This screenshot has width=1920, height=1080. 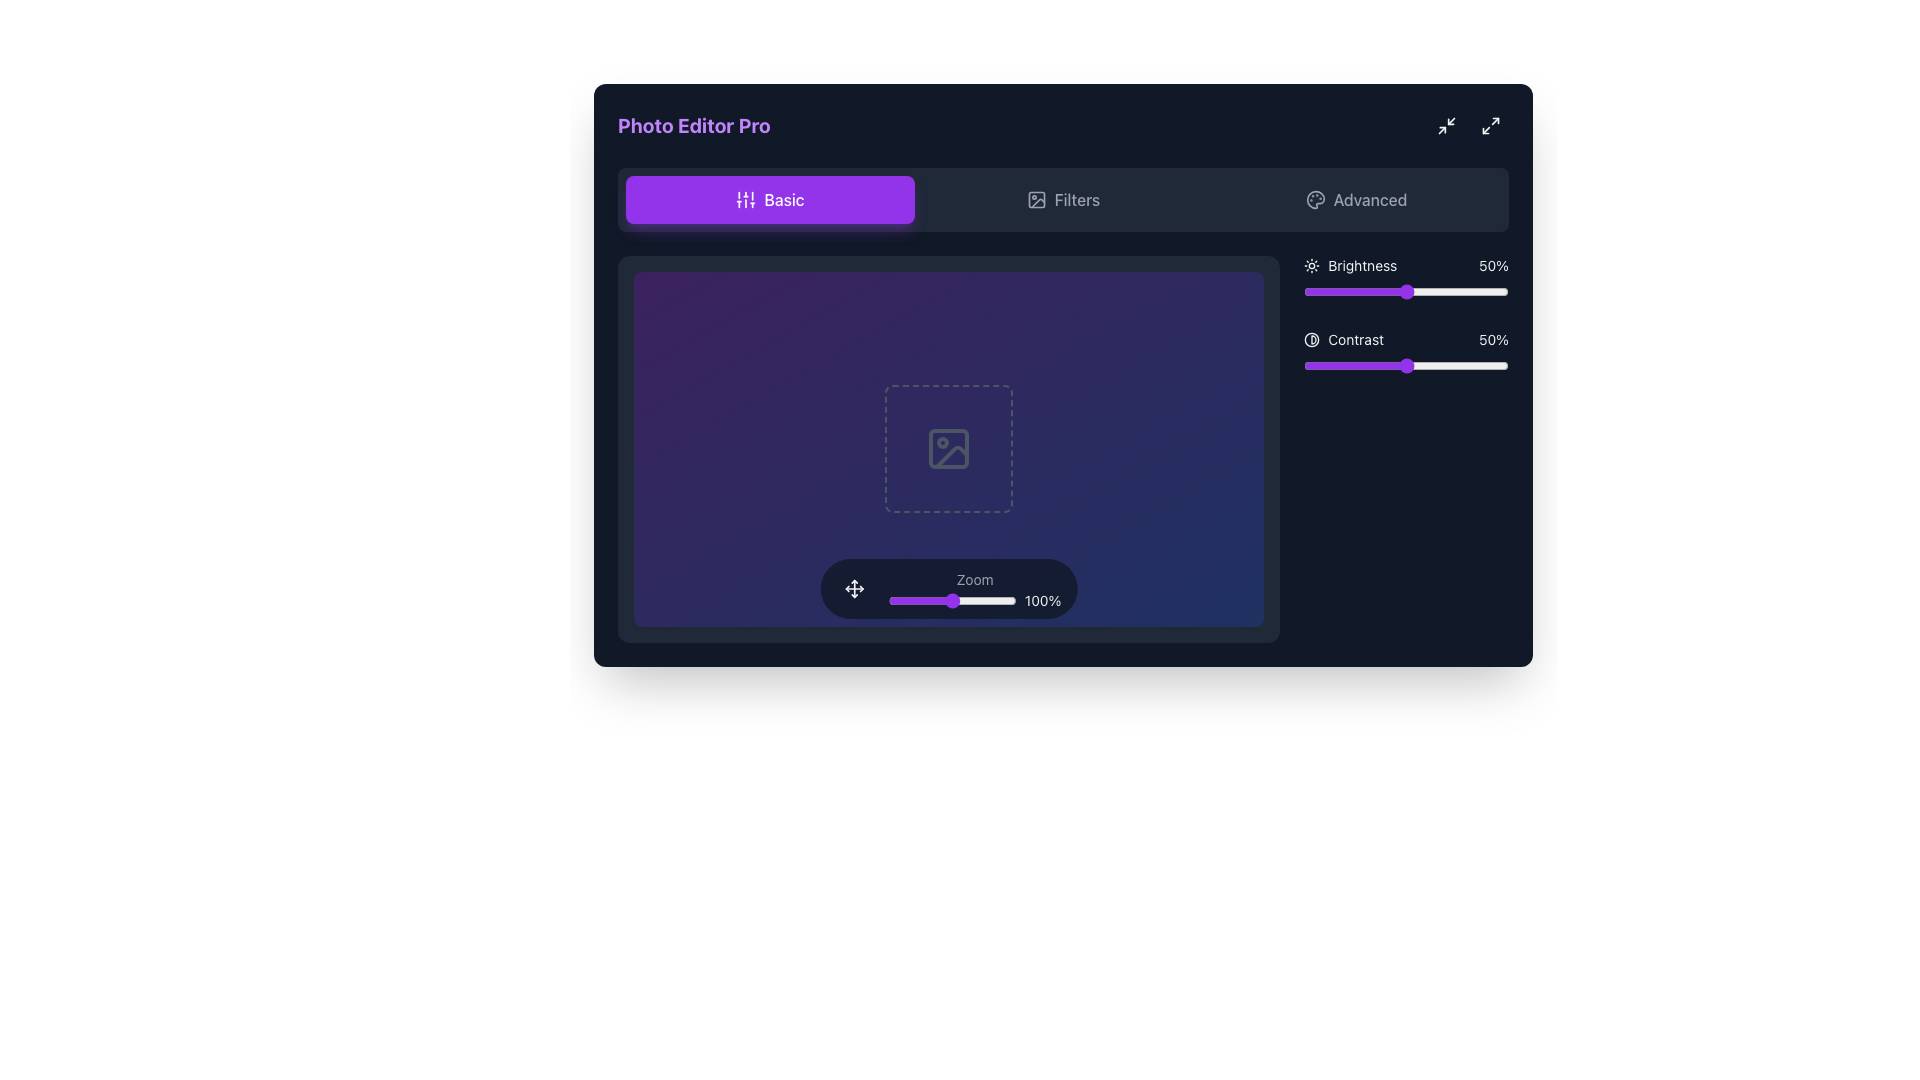 What do you see at coordinates (1062, 200) in the screenshot?
I see `the 'Filters' button, which is the second button from the left in a group of three, to observe the hover effect` at bounding box center [1062, 200].